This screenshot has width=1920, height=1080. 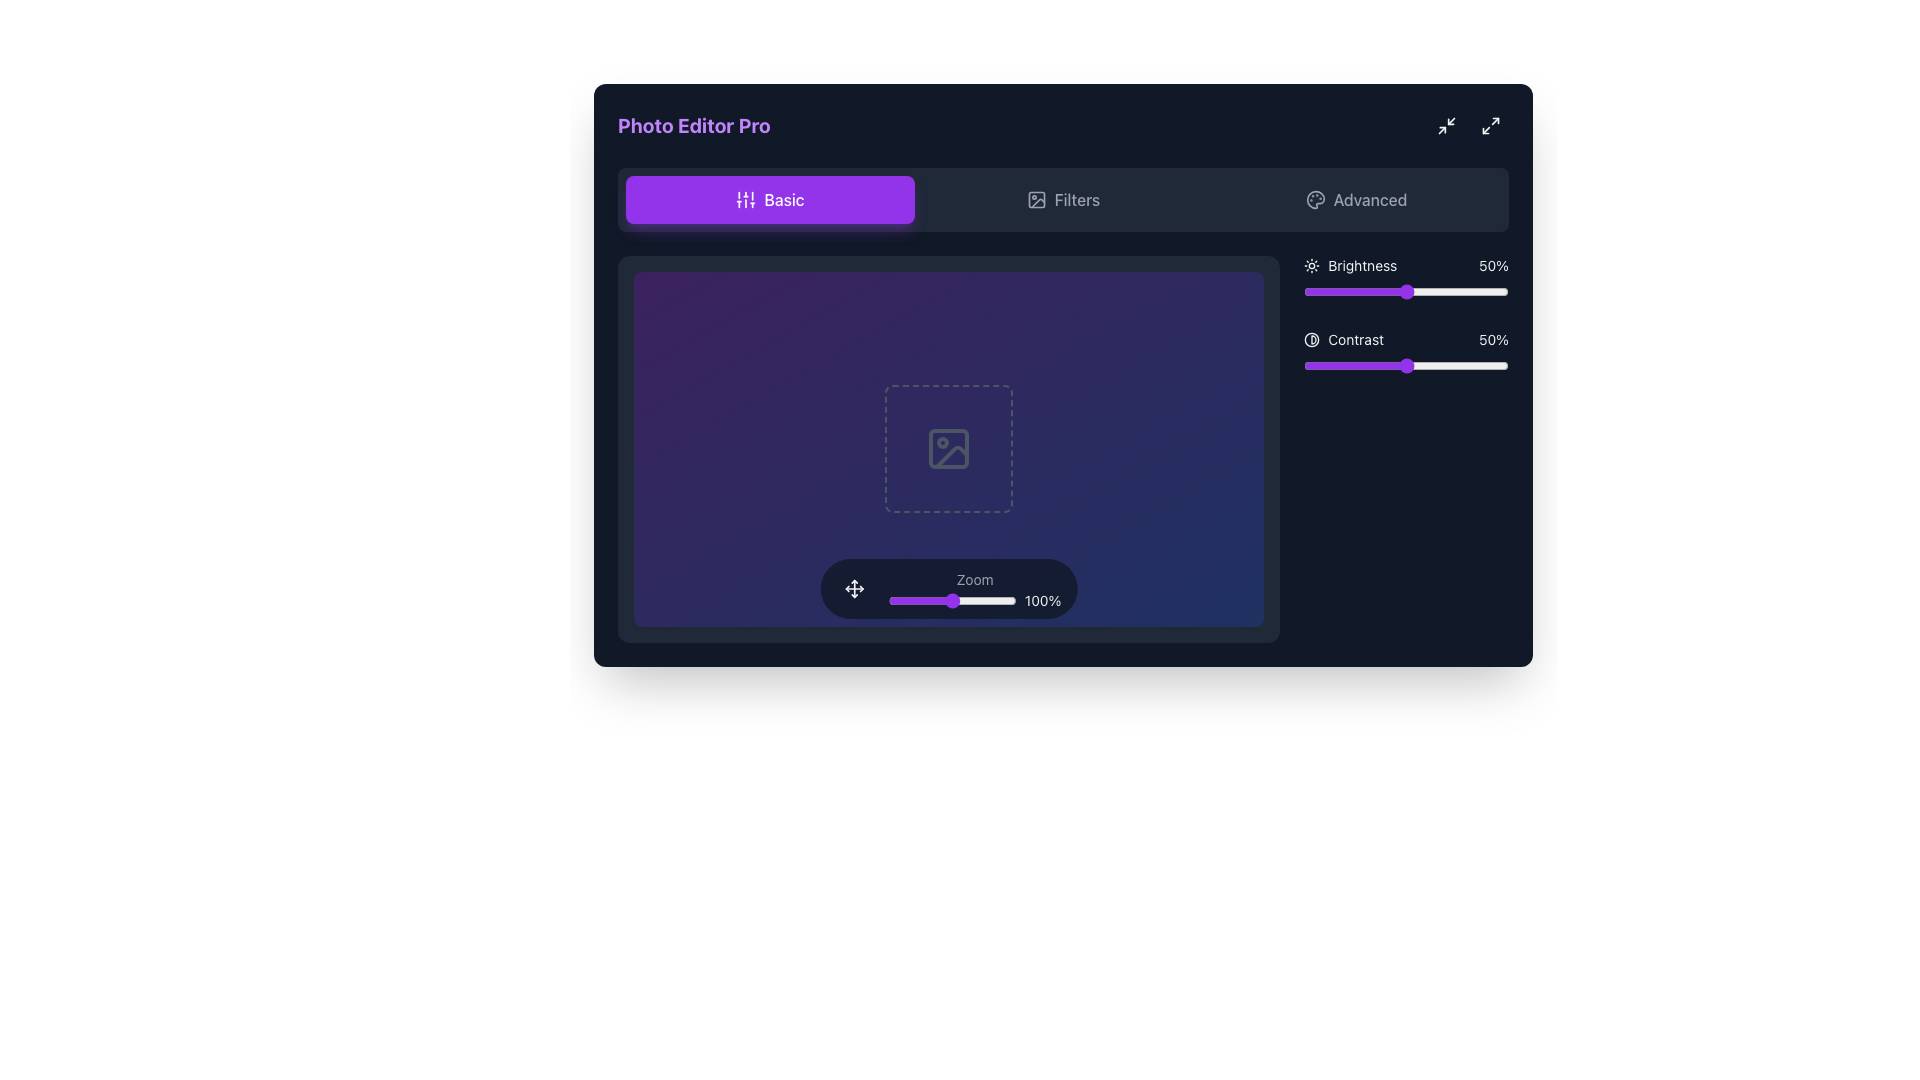 What do you see at coordinates (1062, 200) in the screenshot?
I see `the 'Filters' button, which is the second button from the left in a group of three, to observe the hover effect` at bounding box center [1062, 200].